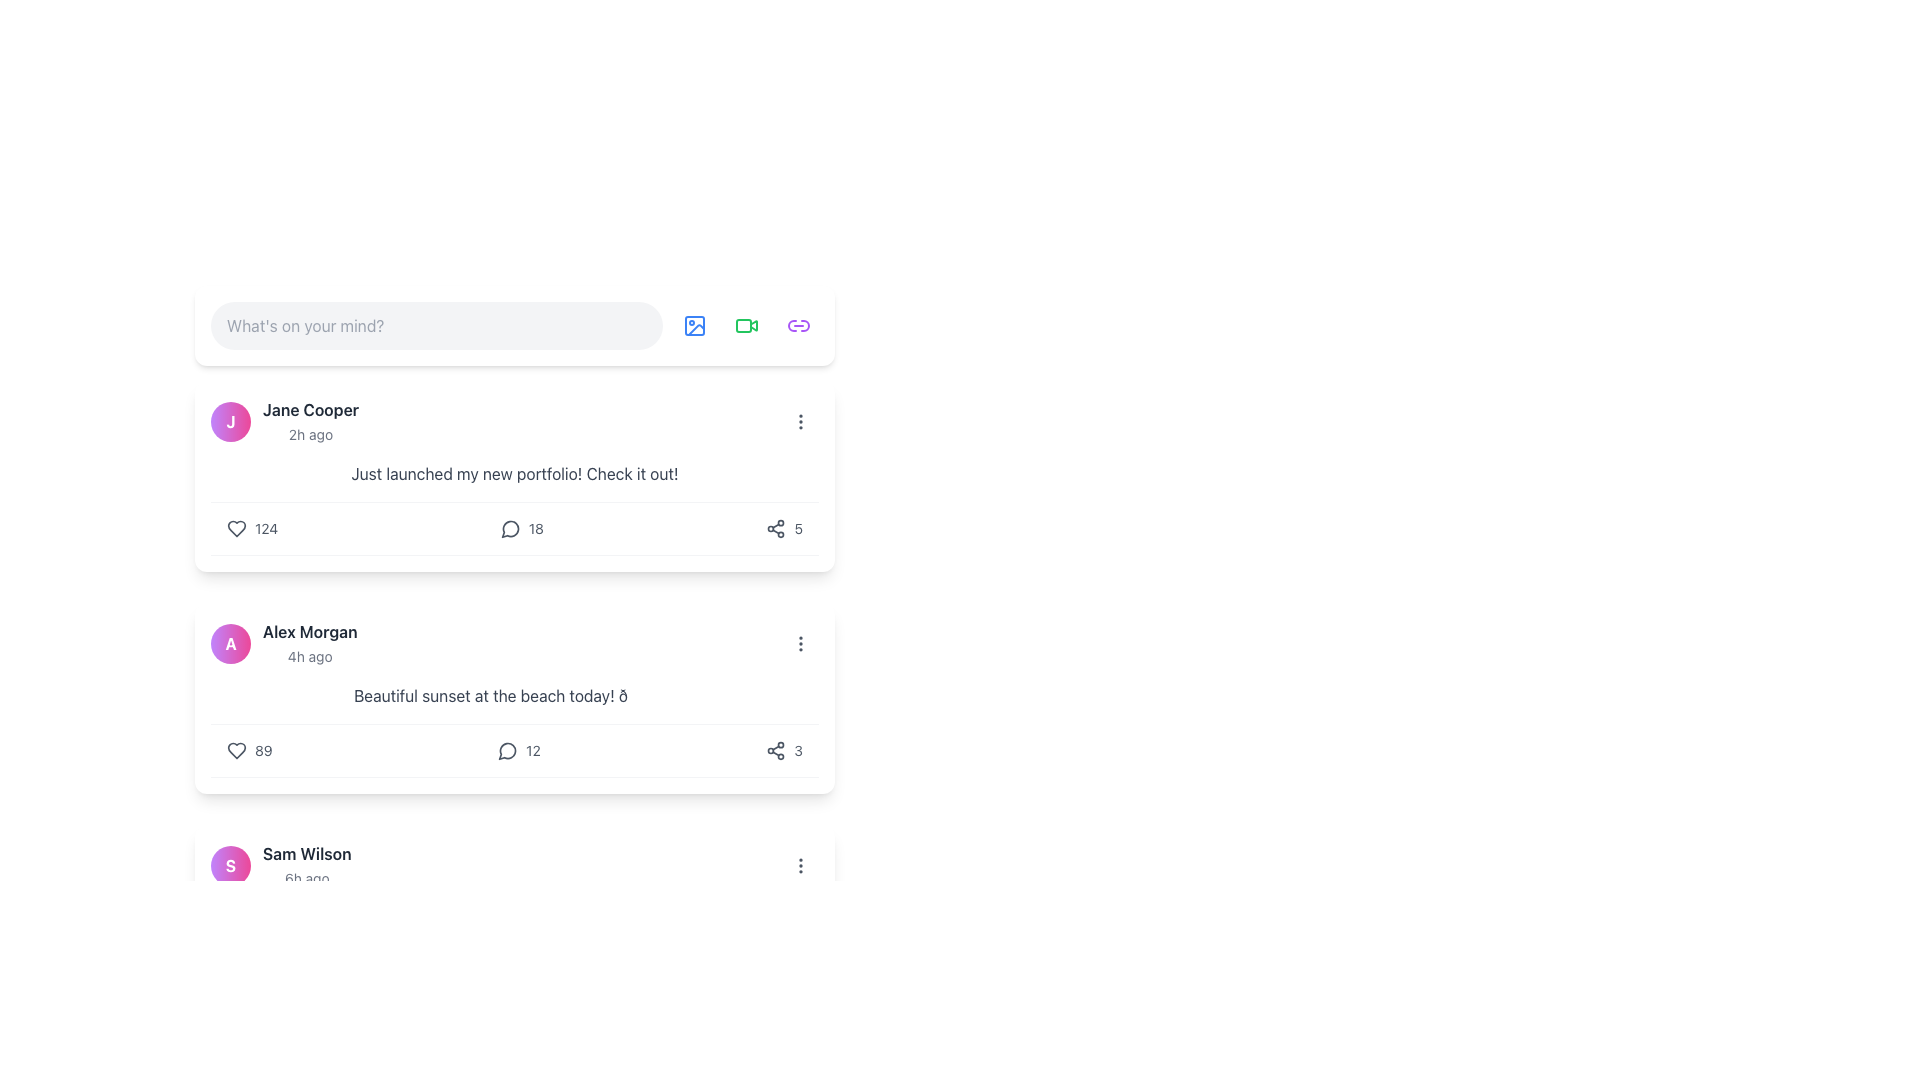  I want to click on the circular button with a green video camera icon located in the toolbar, third button to the right of the 'What's on your mind?' text input field, so click(746, 325).